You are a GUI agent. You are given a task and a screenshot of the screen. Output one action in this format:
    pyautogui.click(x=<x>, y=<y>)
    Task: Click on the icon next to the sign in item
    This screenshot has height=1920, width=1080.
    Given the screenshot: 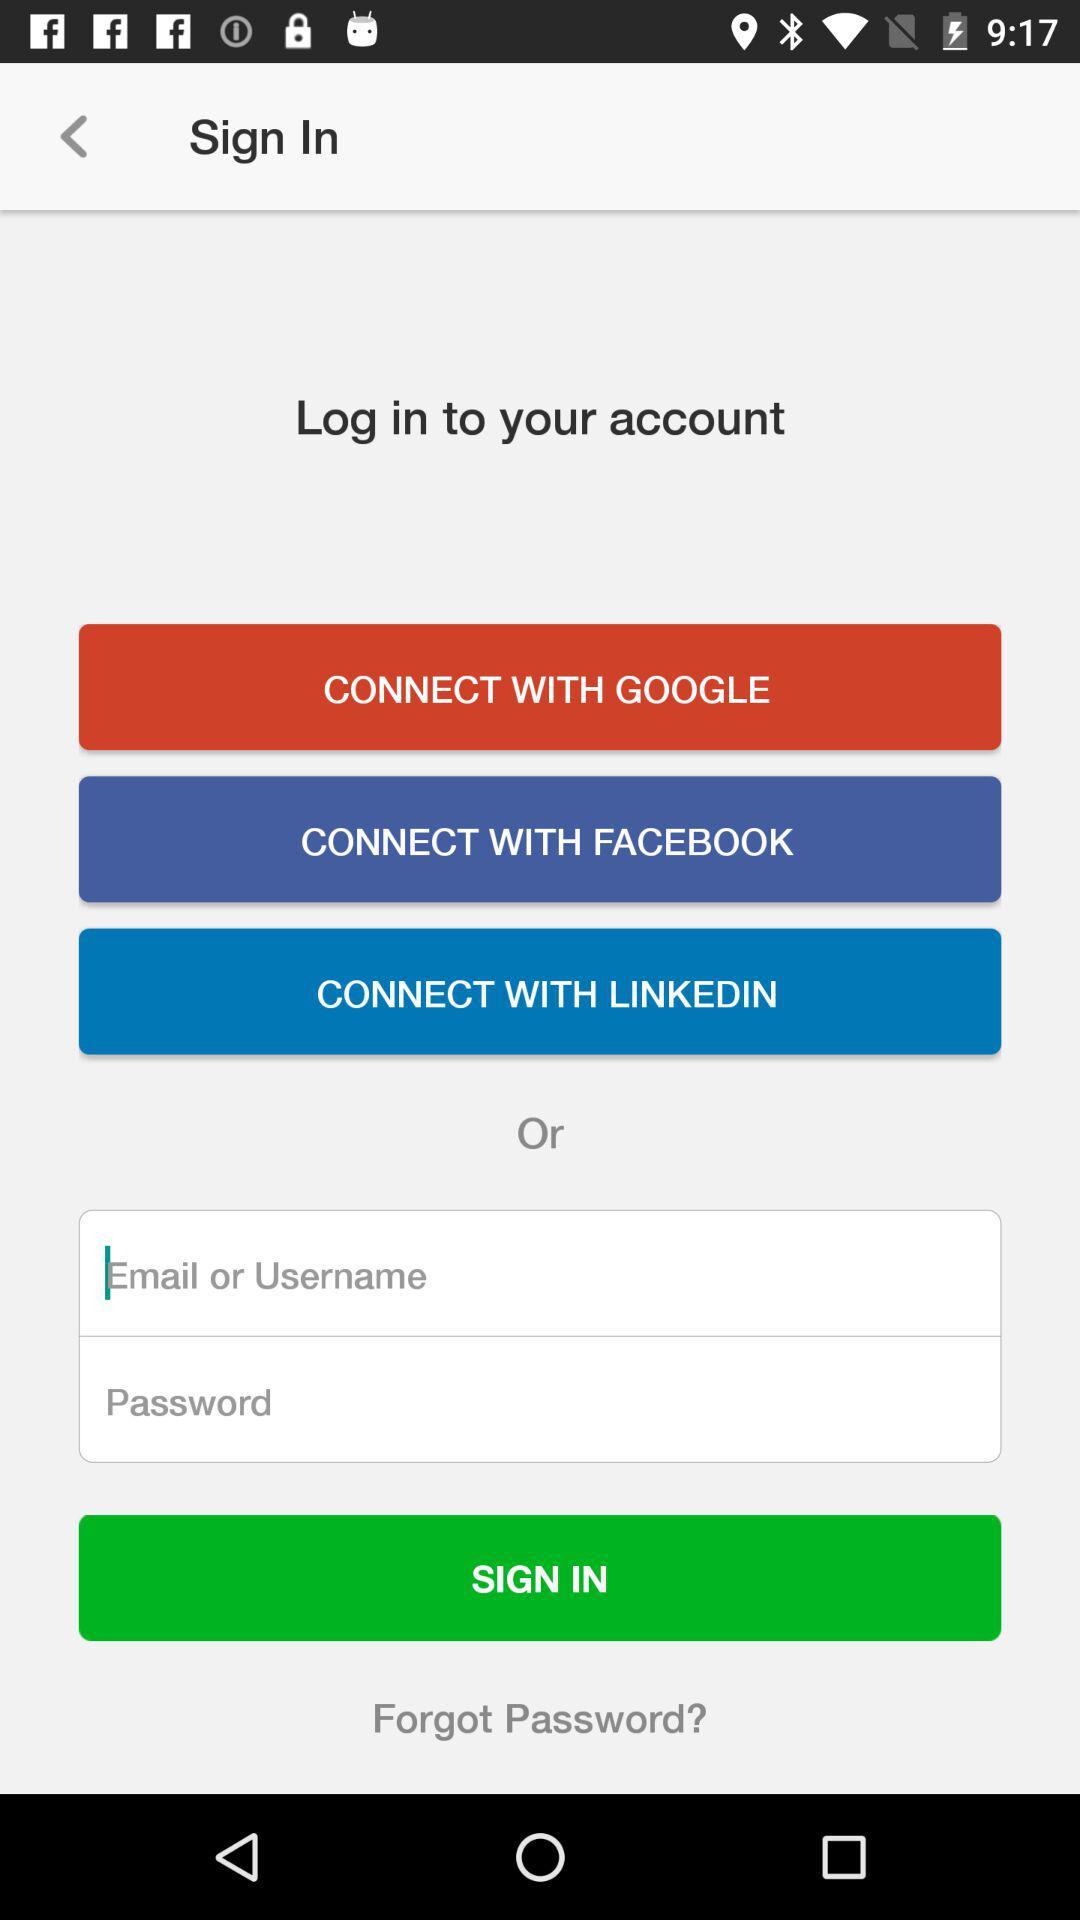 What is the action you would take?
    pyautogui.click(x=72, y=135)
    